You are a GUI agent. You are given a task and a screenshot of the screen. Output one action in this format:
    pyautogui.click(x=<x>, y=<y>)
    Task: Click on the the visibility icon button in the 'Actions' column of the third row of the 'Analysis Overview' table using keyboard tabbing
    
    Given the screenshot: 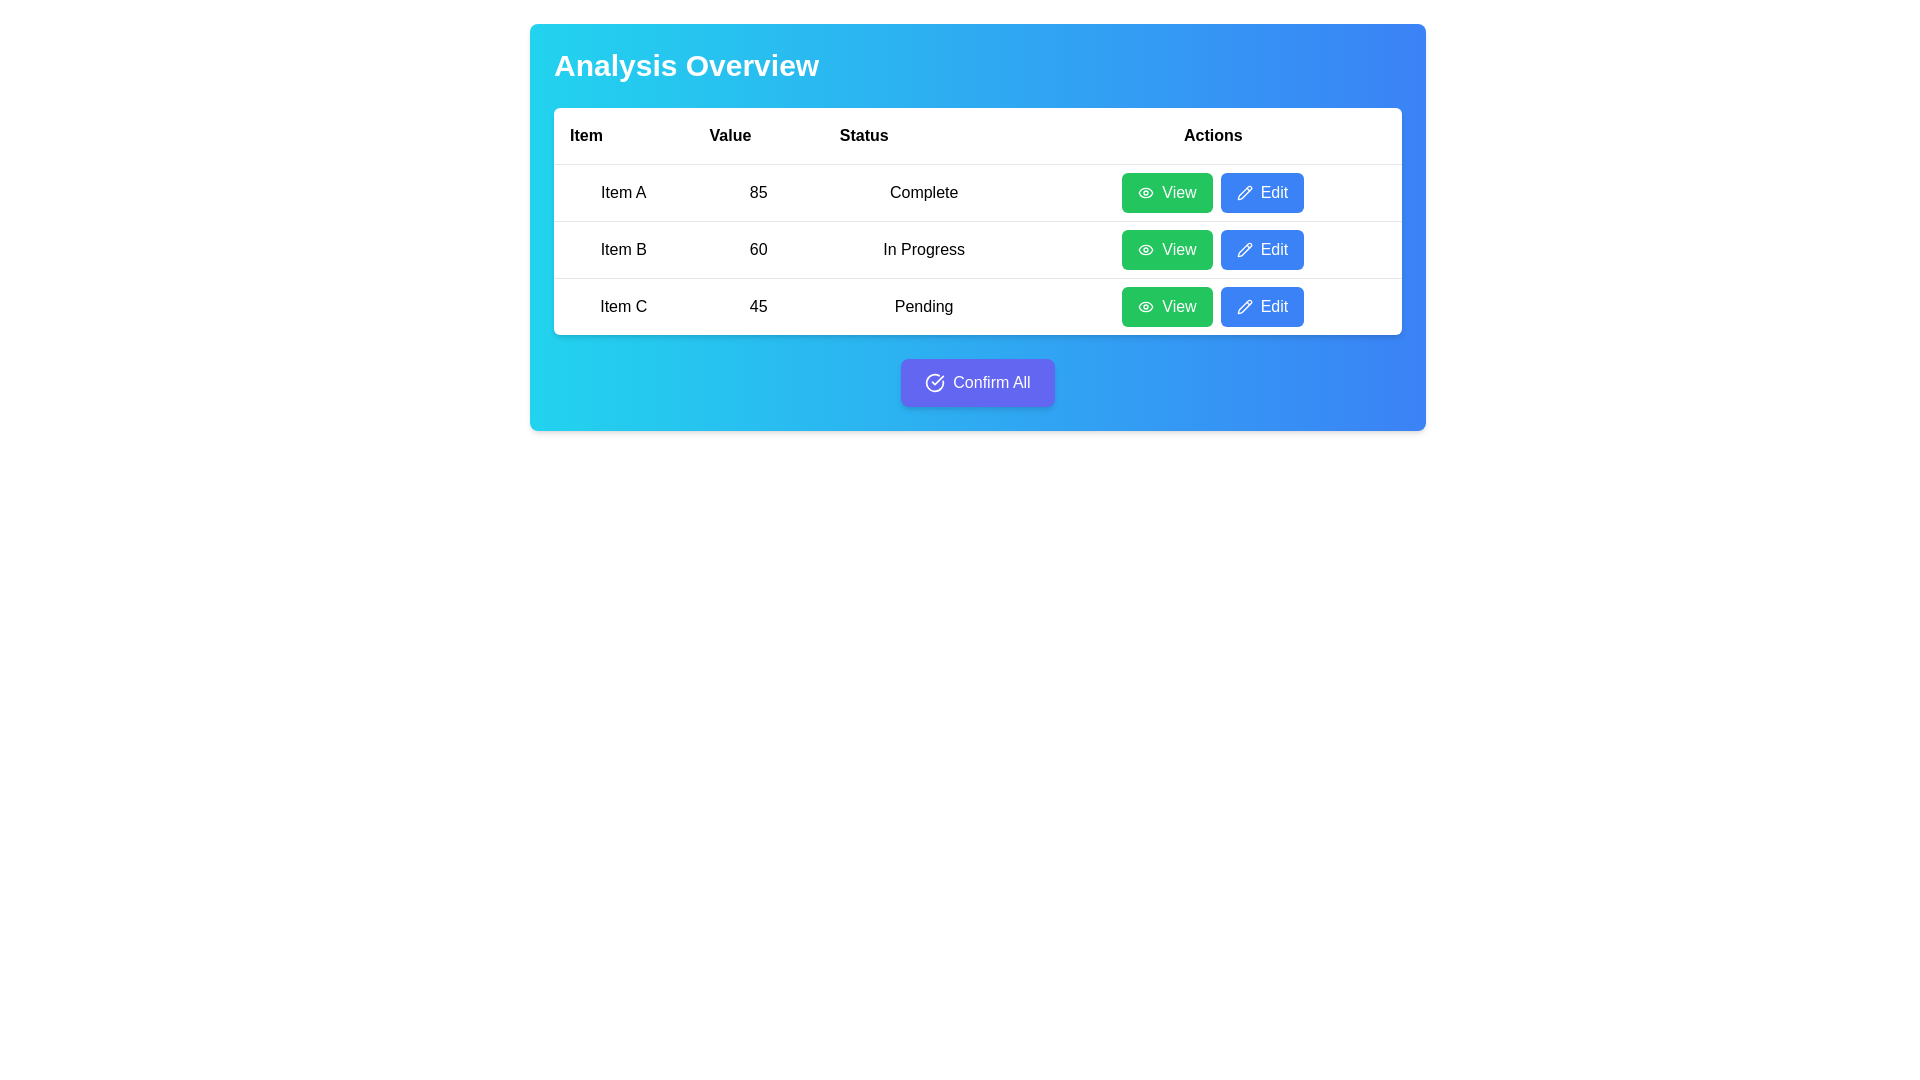 What is the action you would take?
    pyautogui.click(x=1146, y=307)
    